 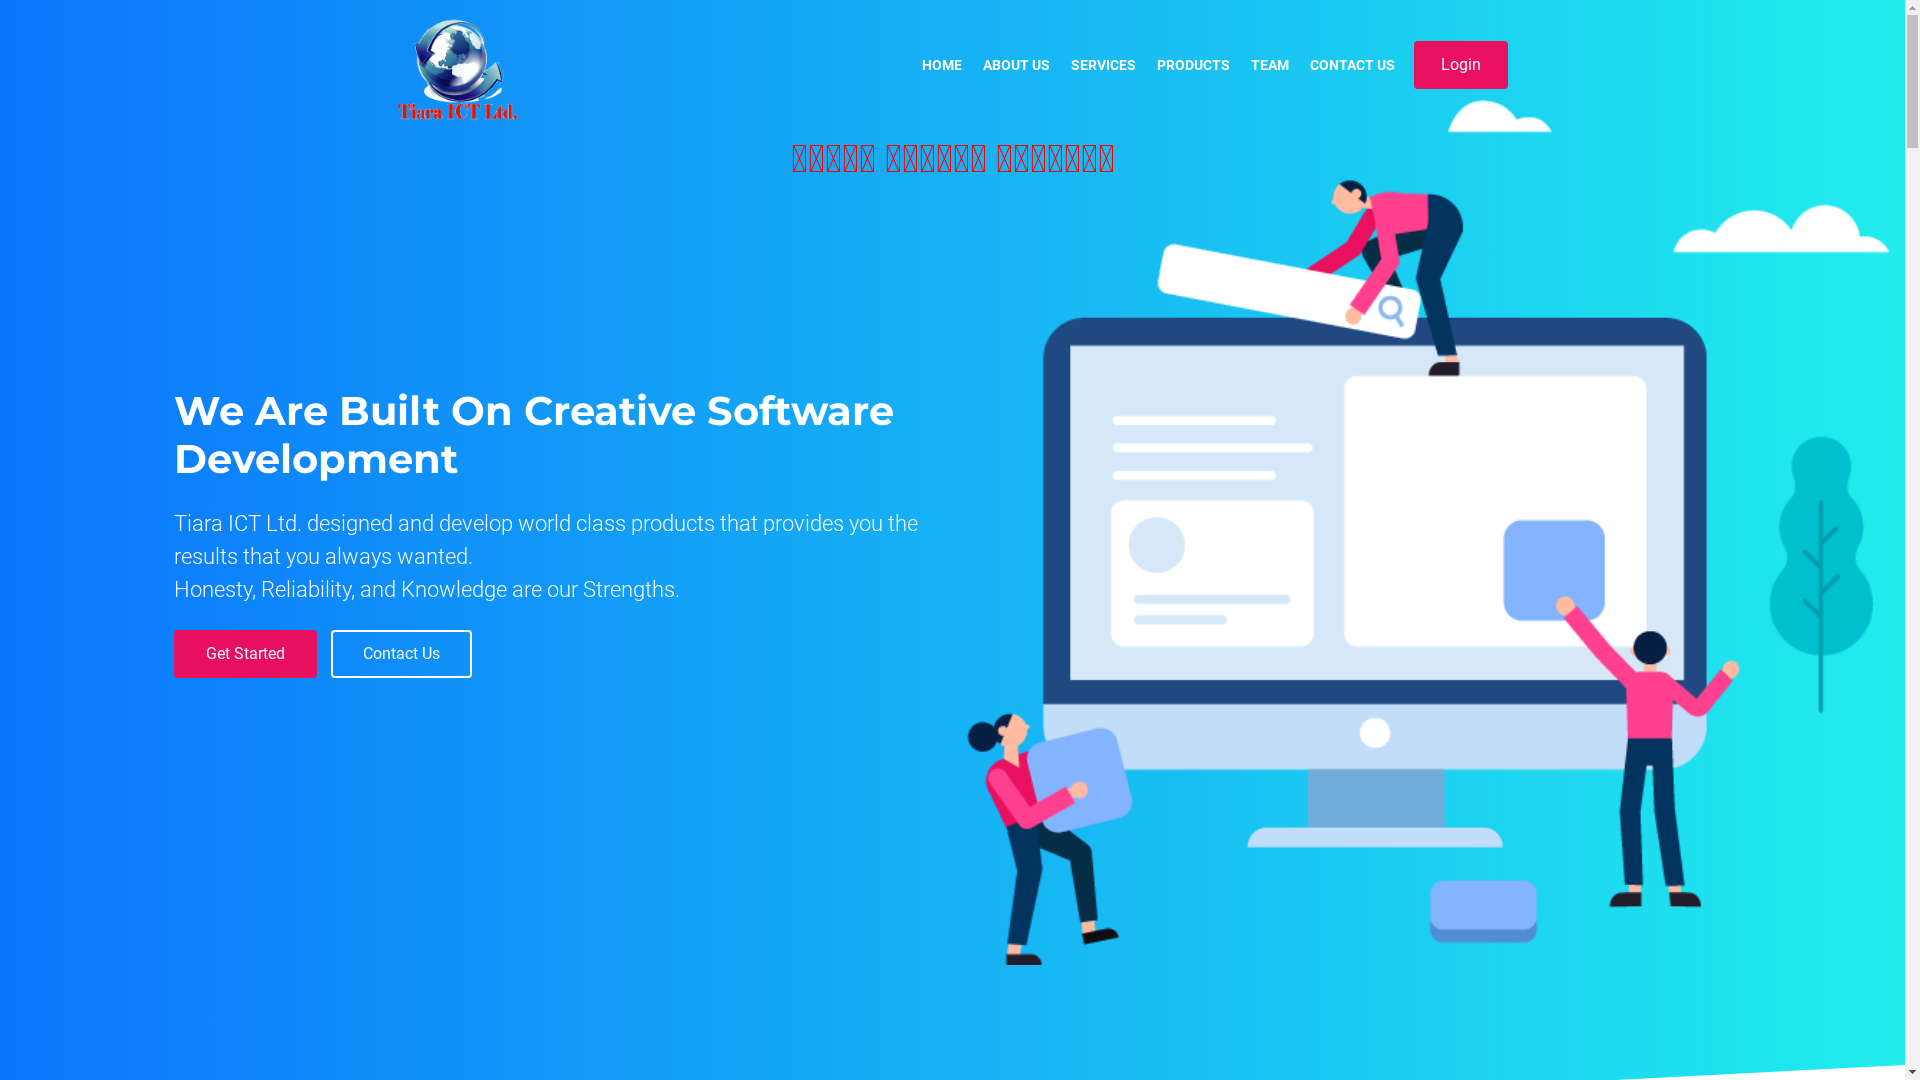 What do you see at coordinates (1015, 64) in the screenshot?
I see `'ABOUT US'` at bounding box center [1015, 64].